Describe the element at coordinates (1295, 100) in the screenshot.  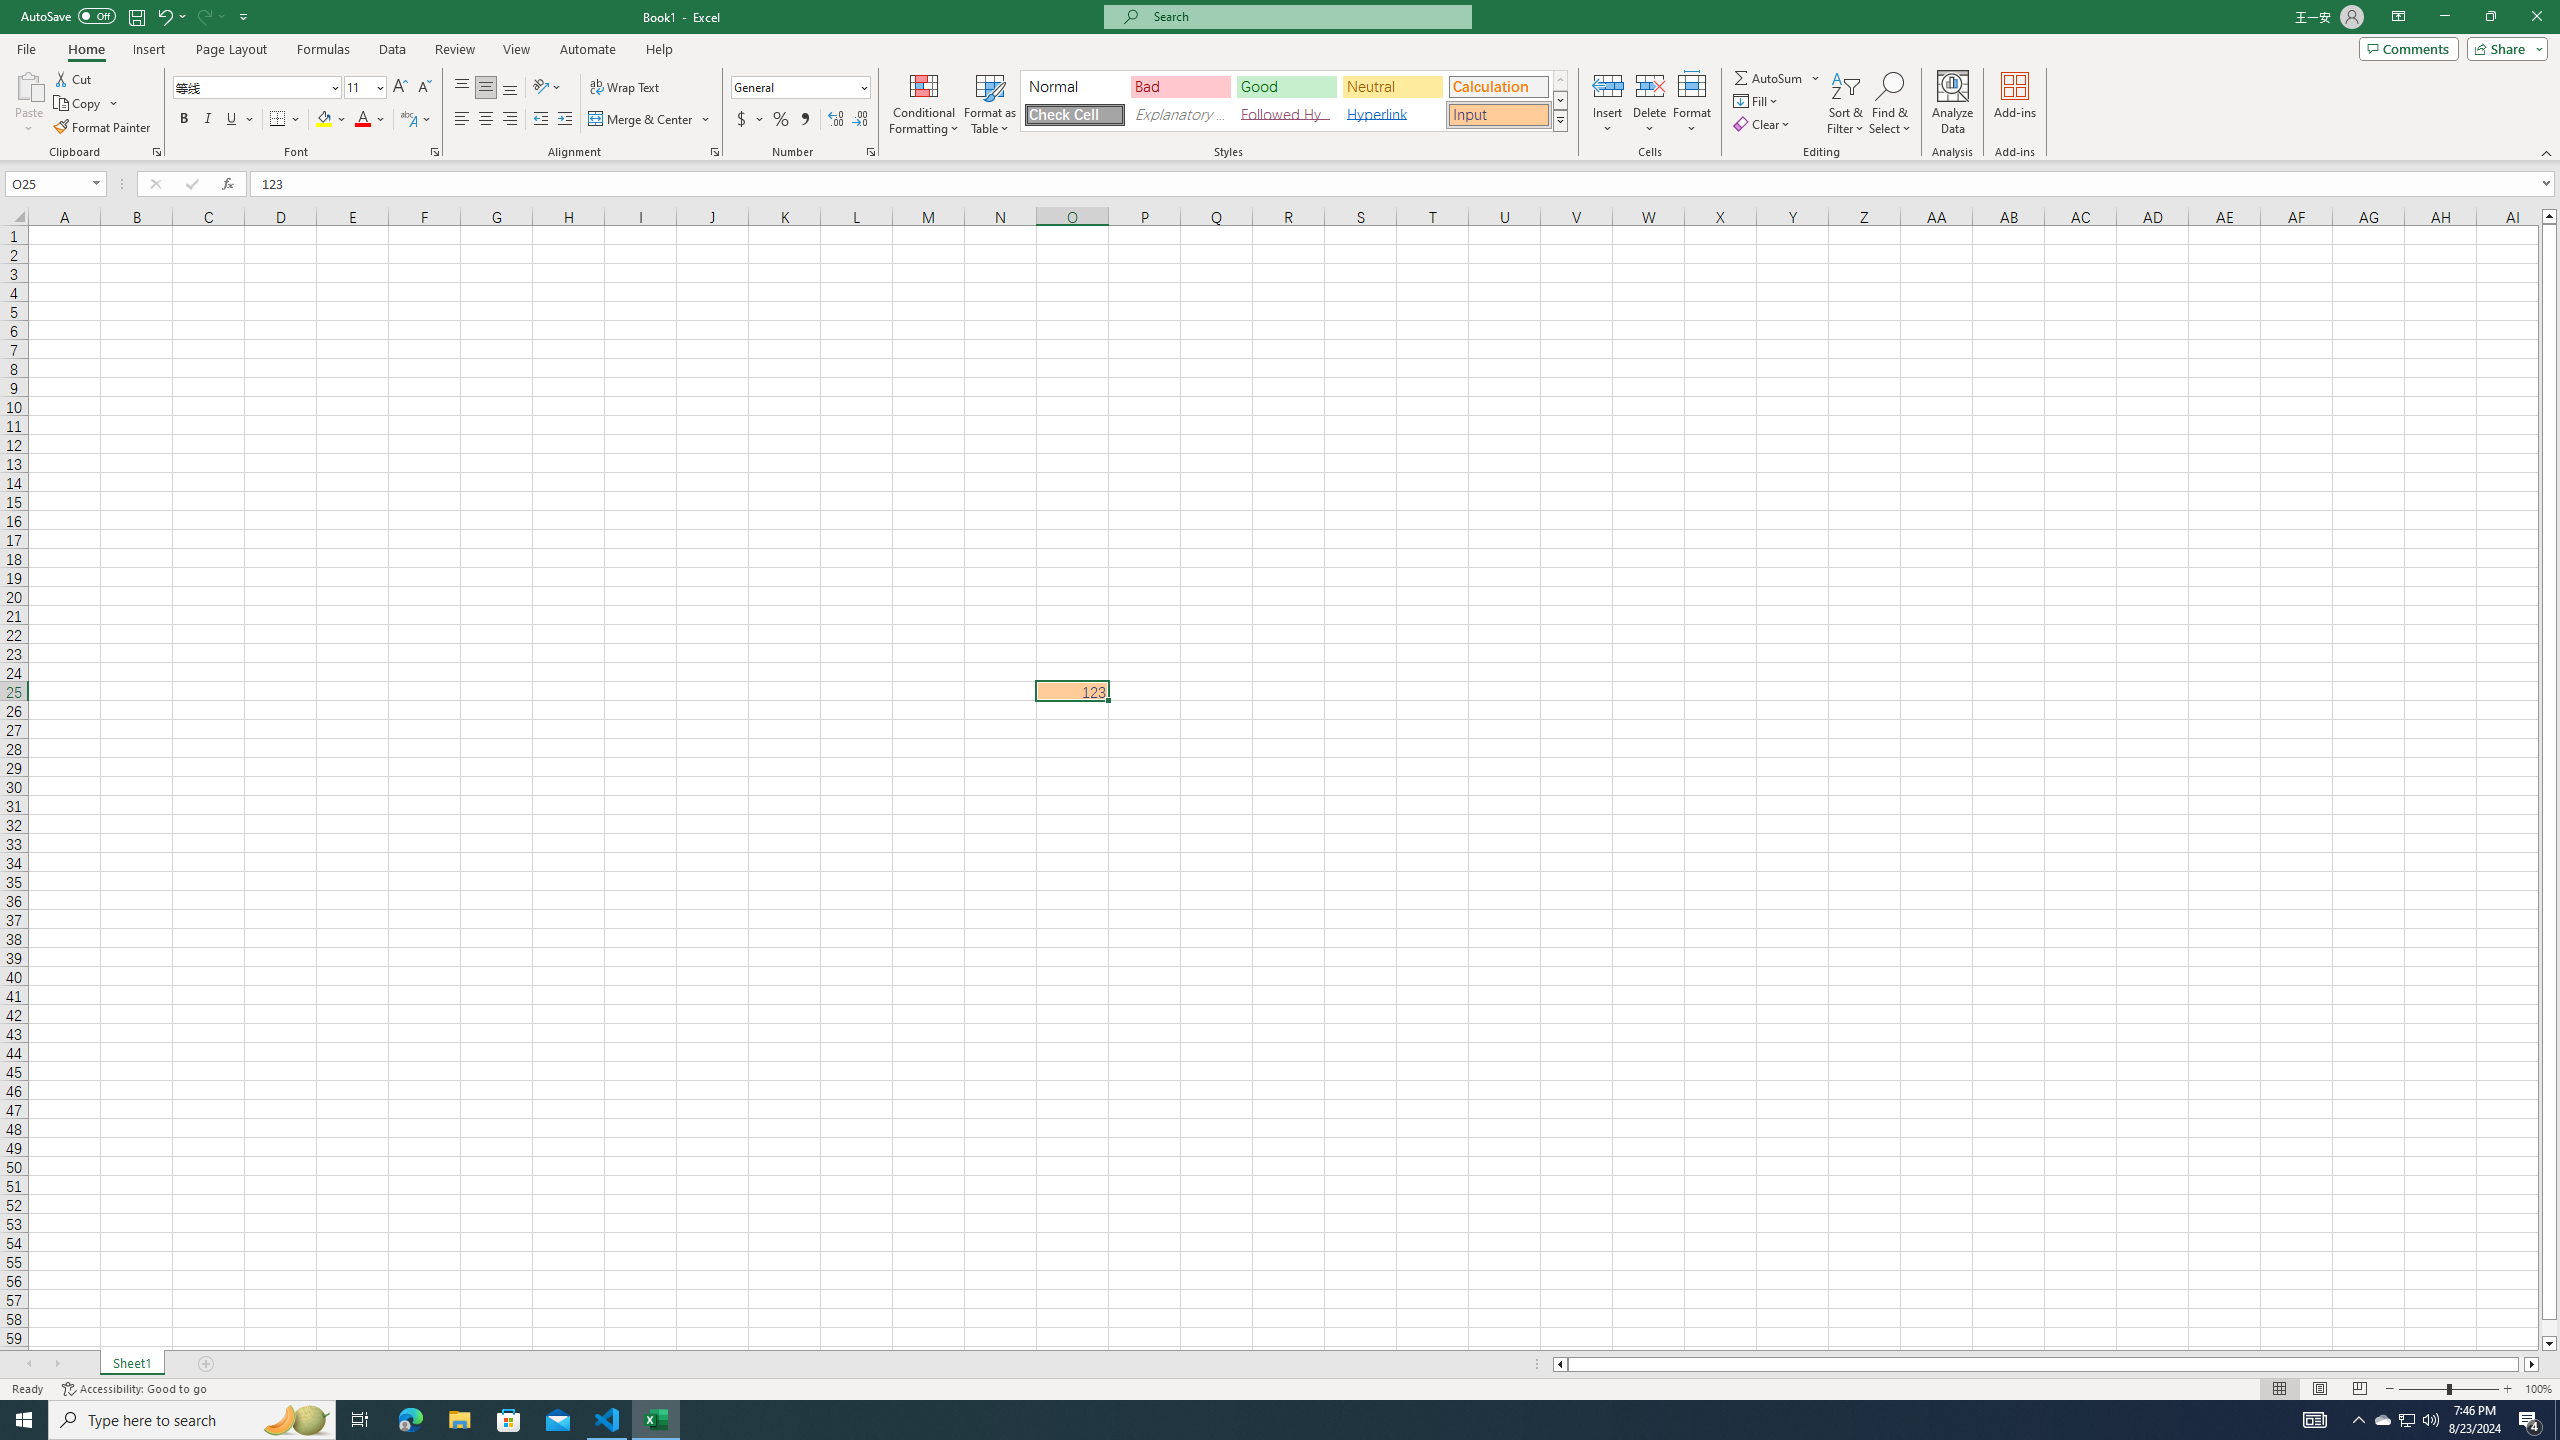
I see `'AutomationID: CellStylesGallery'` at that location.